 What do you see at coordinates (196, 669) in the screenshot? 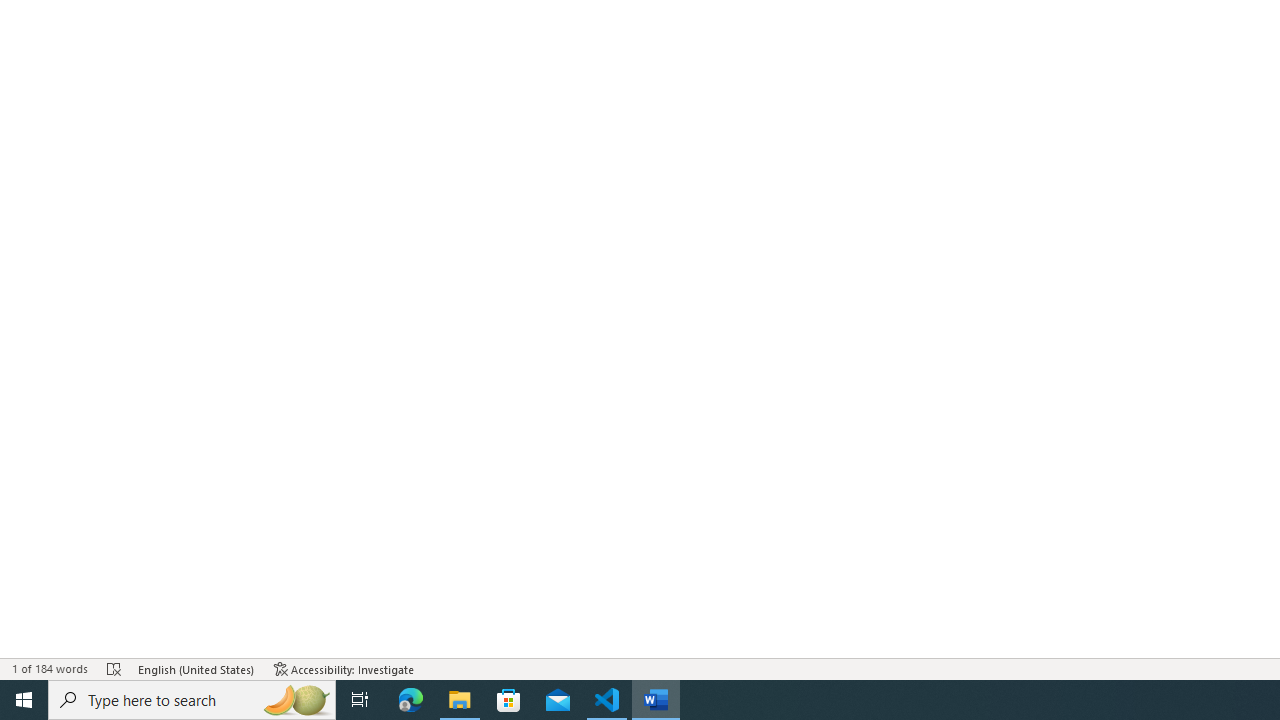
I see `'Language English (United States)'` at bounding box center [196, 669].